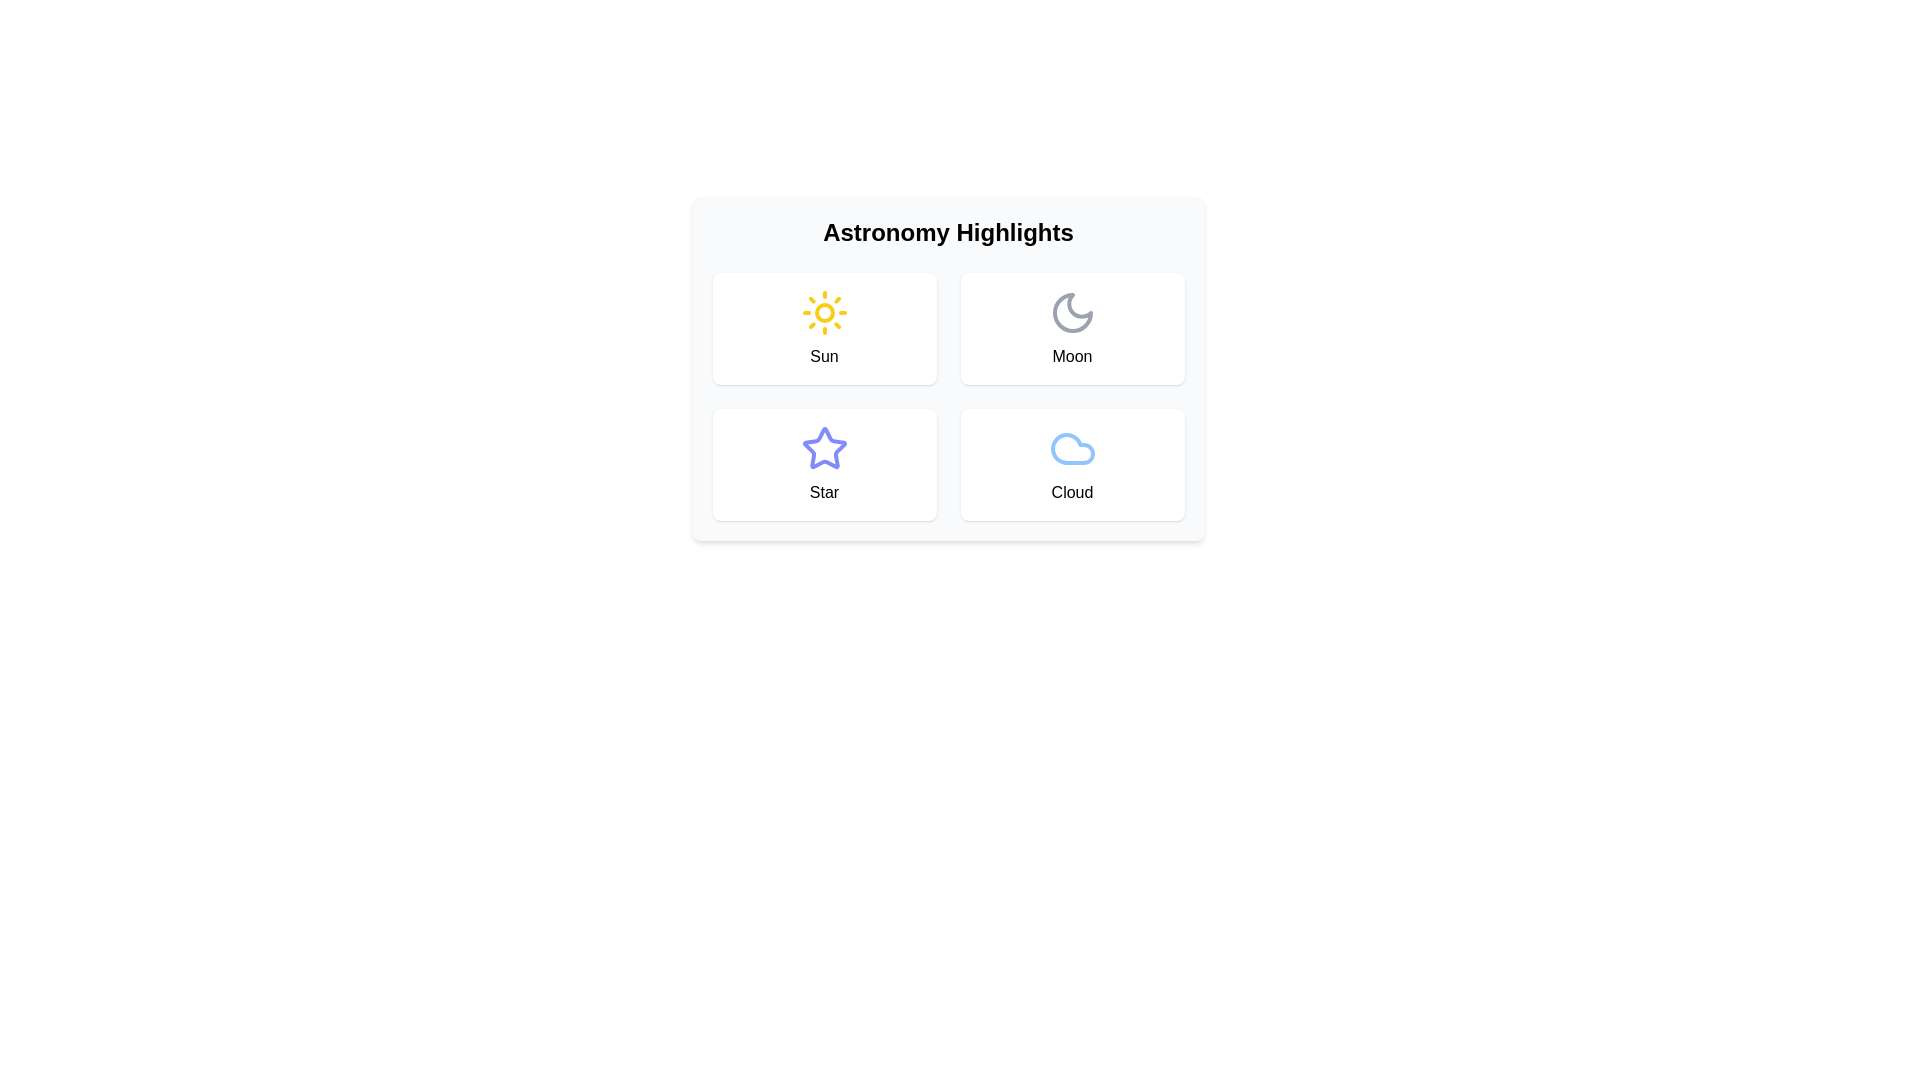  What do you see at coordinates (824, 447) in the screenshot?
I see `the star-shaped icon with a hollow outline styled in blueish-indigo color to interact with it` at bounding box center [824, 447].